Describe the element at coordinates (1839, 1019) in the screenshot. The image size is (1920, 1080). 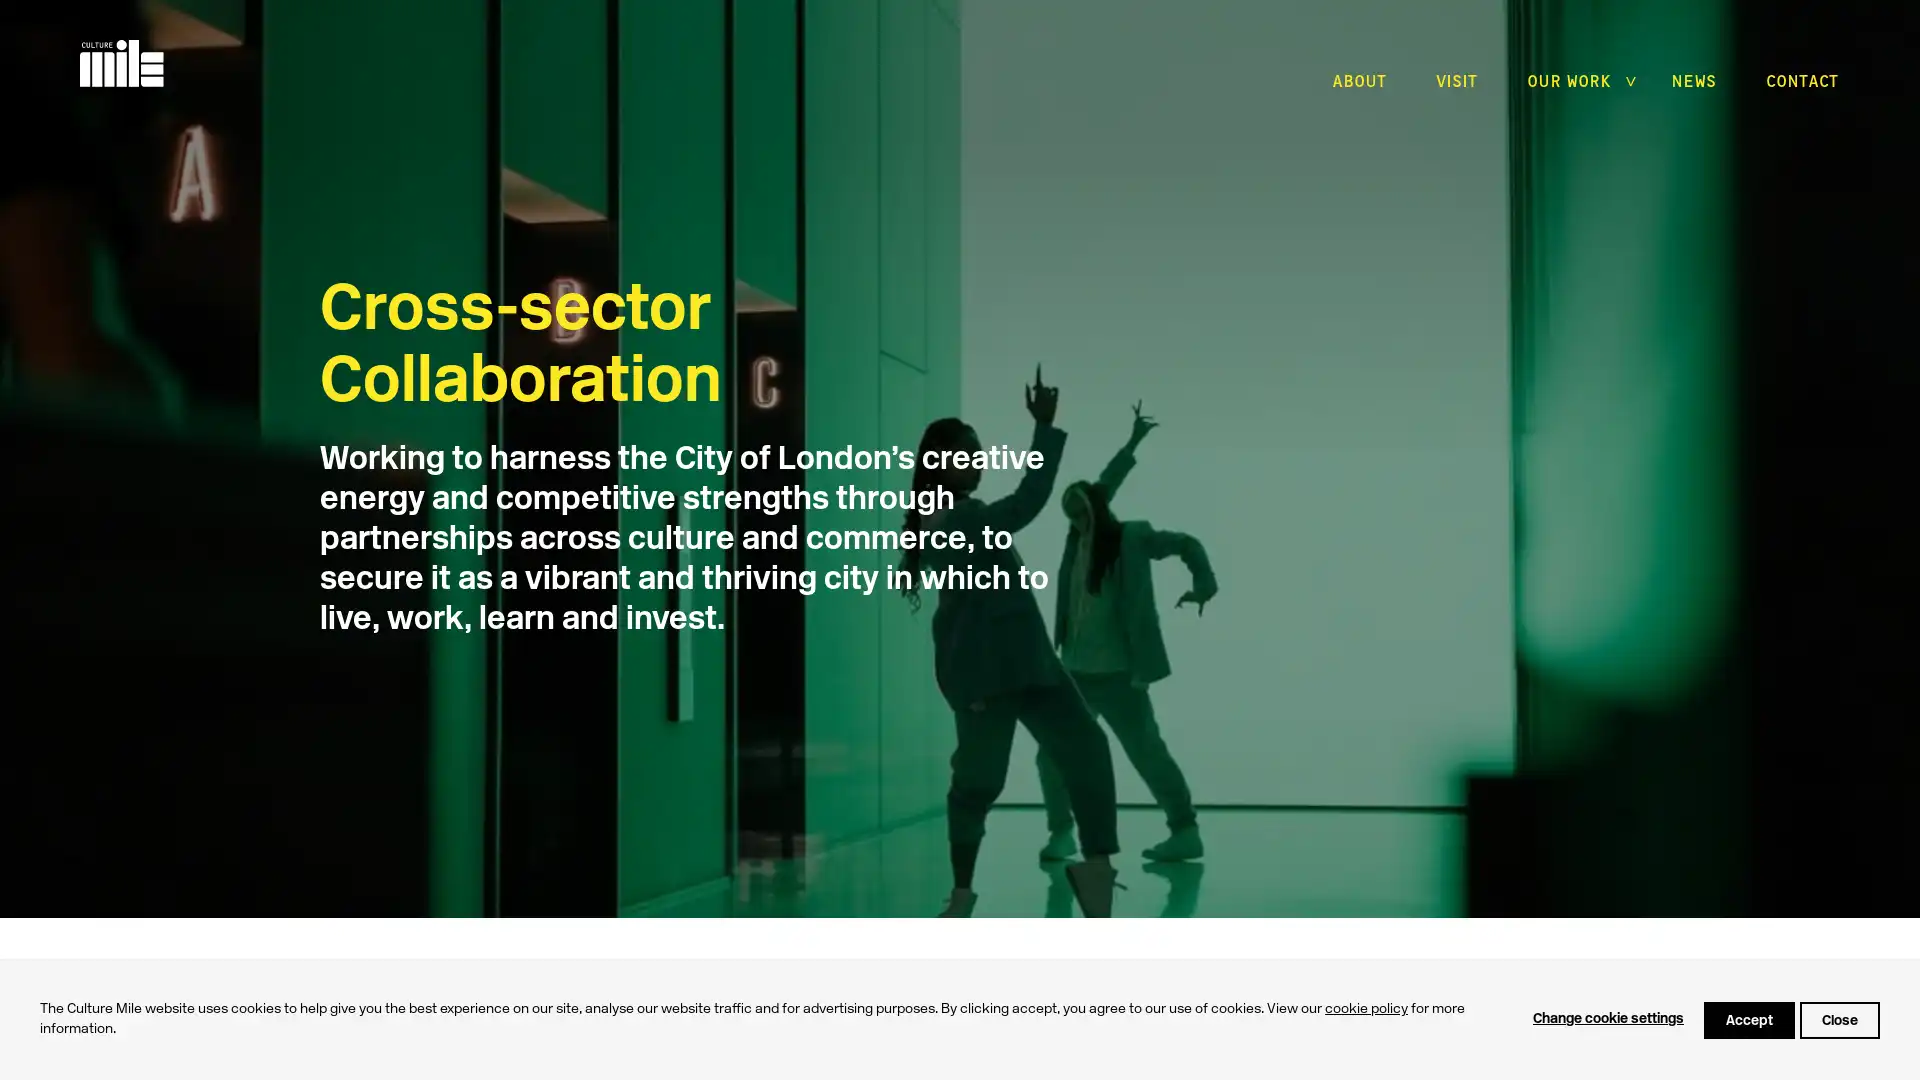
I see `Close` at that location.